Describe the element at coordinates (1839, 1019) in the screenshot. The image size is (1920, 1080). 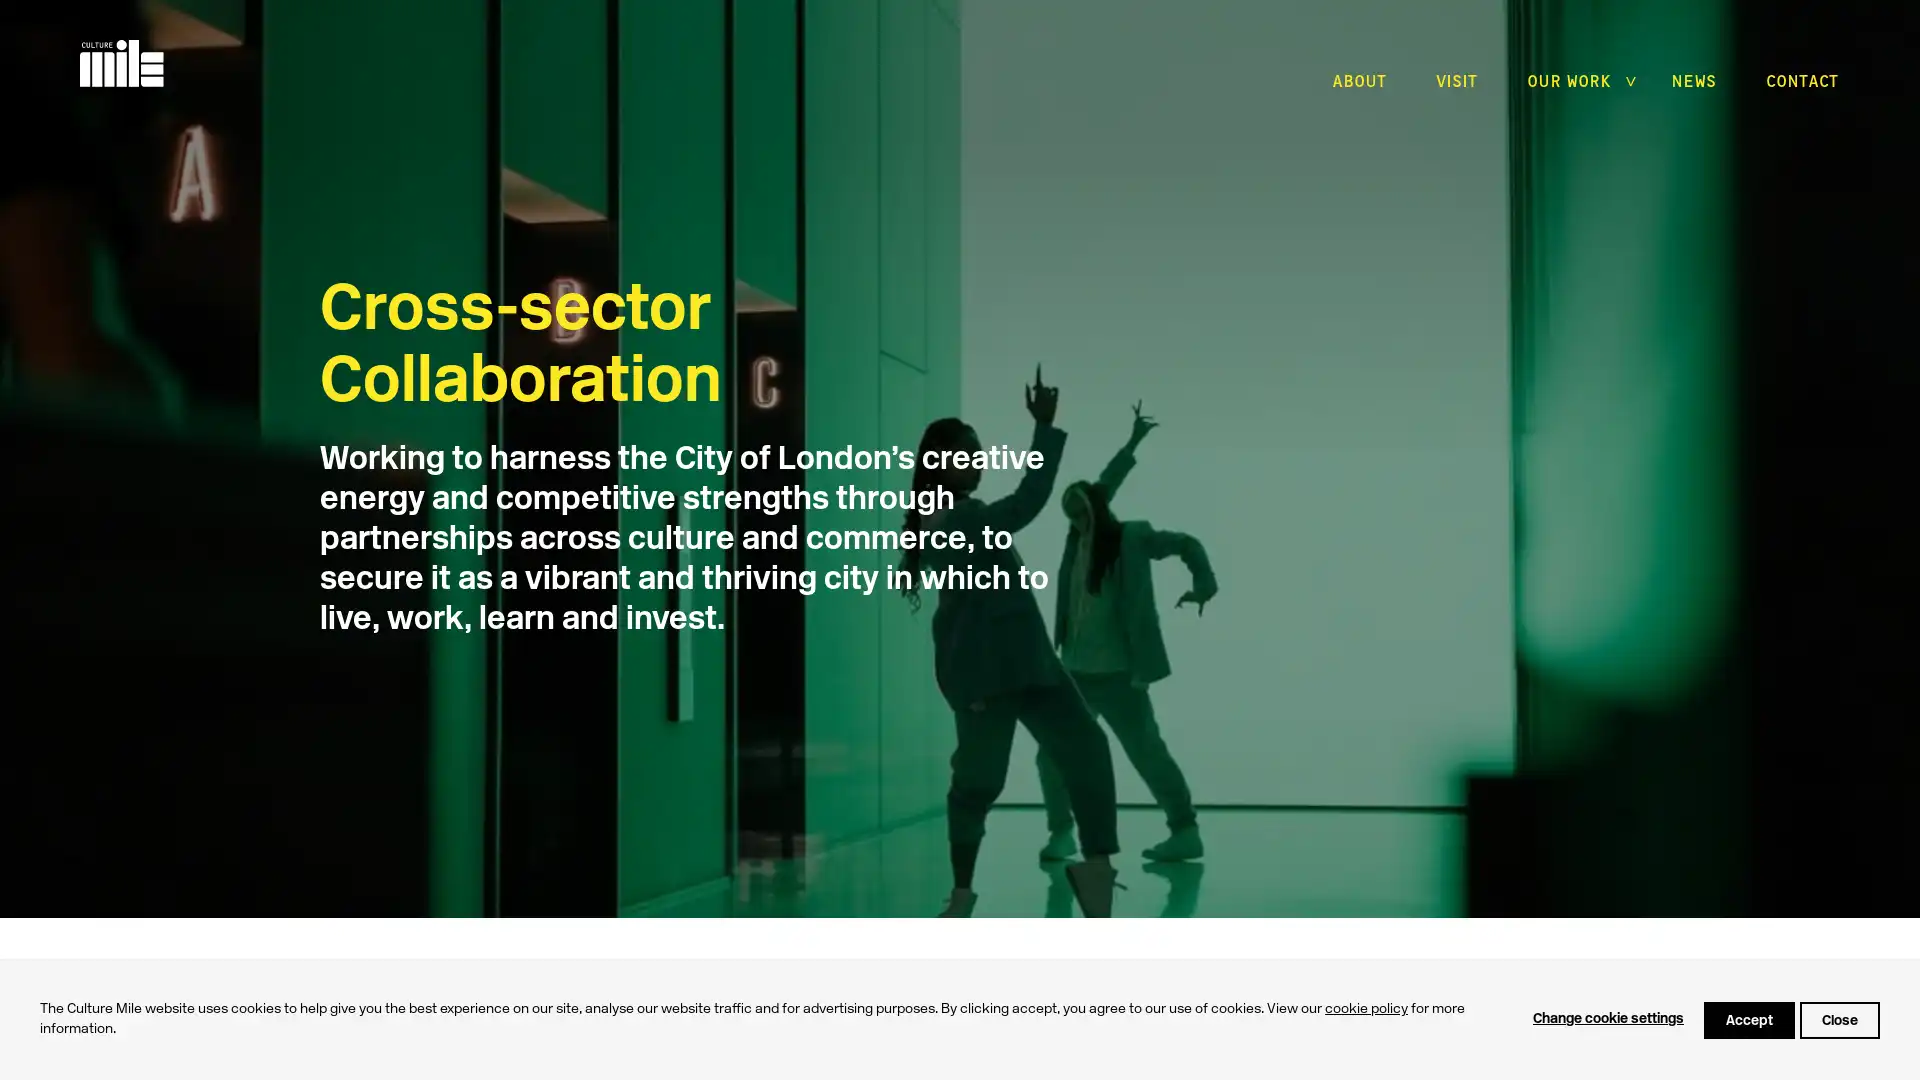
I see `Close` at that location.